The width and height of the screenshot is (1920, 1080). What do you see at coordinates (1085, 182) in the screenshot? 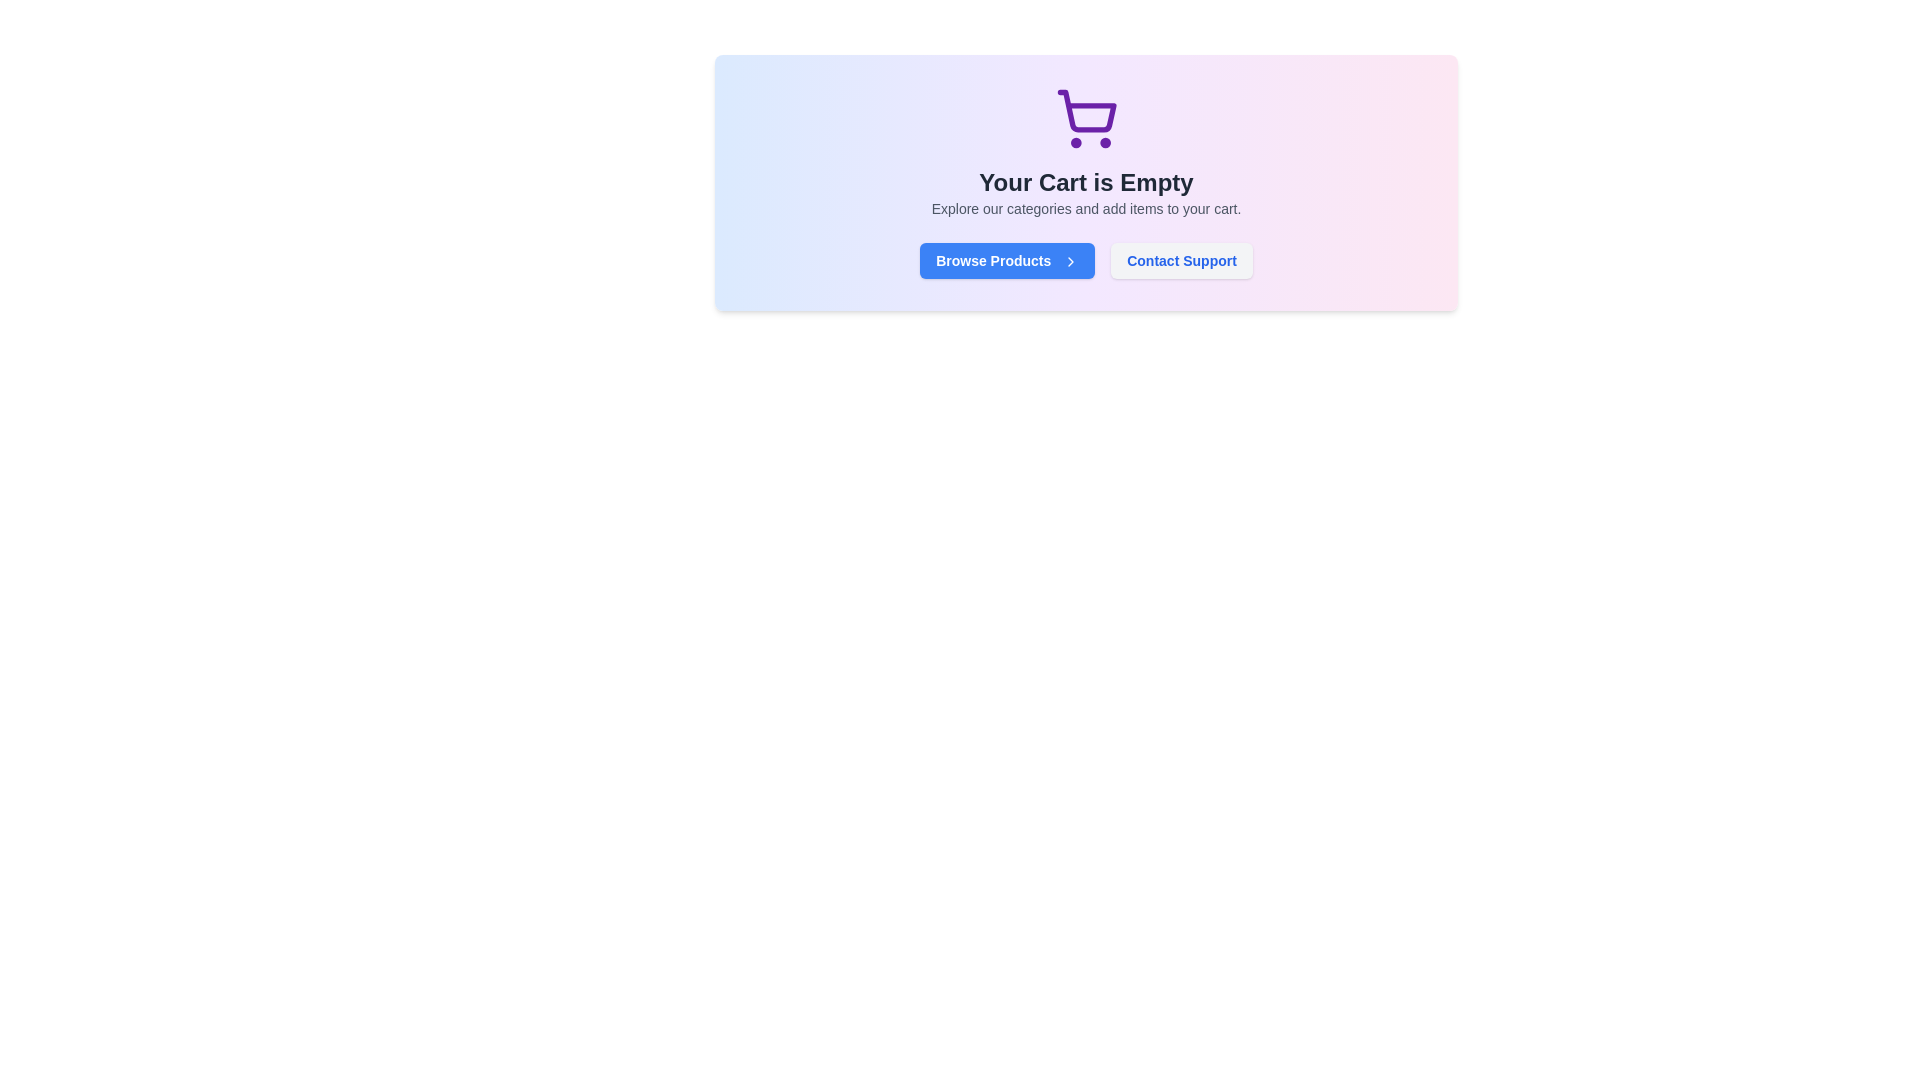
I see `the Text Display element that indicates the shopping cart is empty, which is centrally positioned within a rounded, gradient-shaded box` at bounding box center [1085, 182].